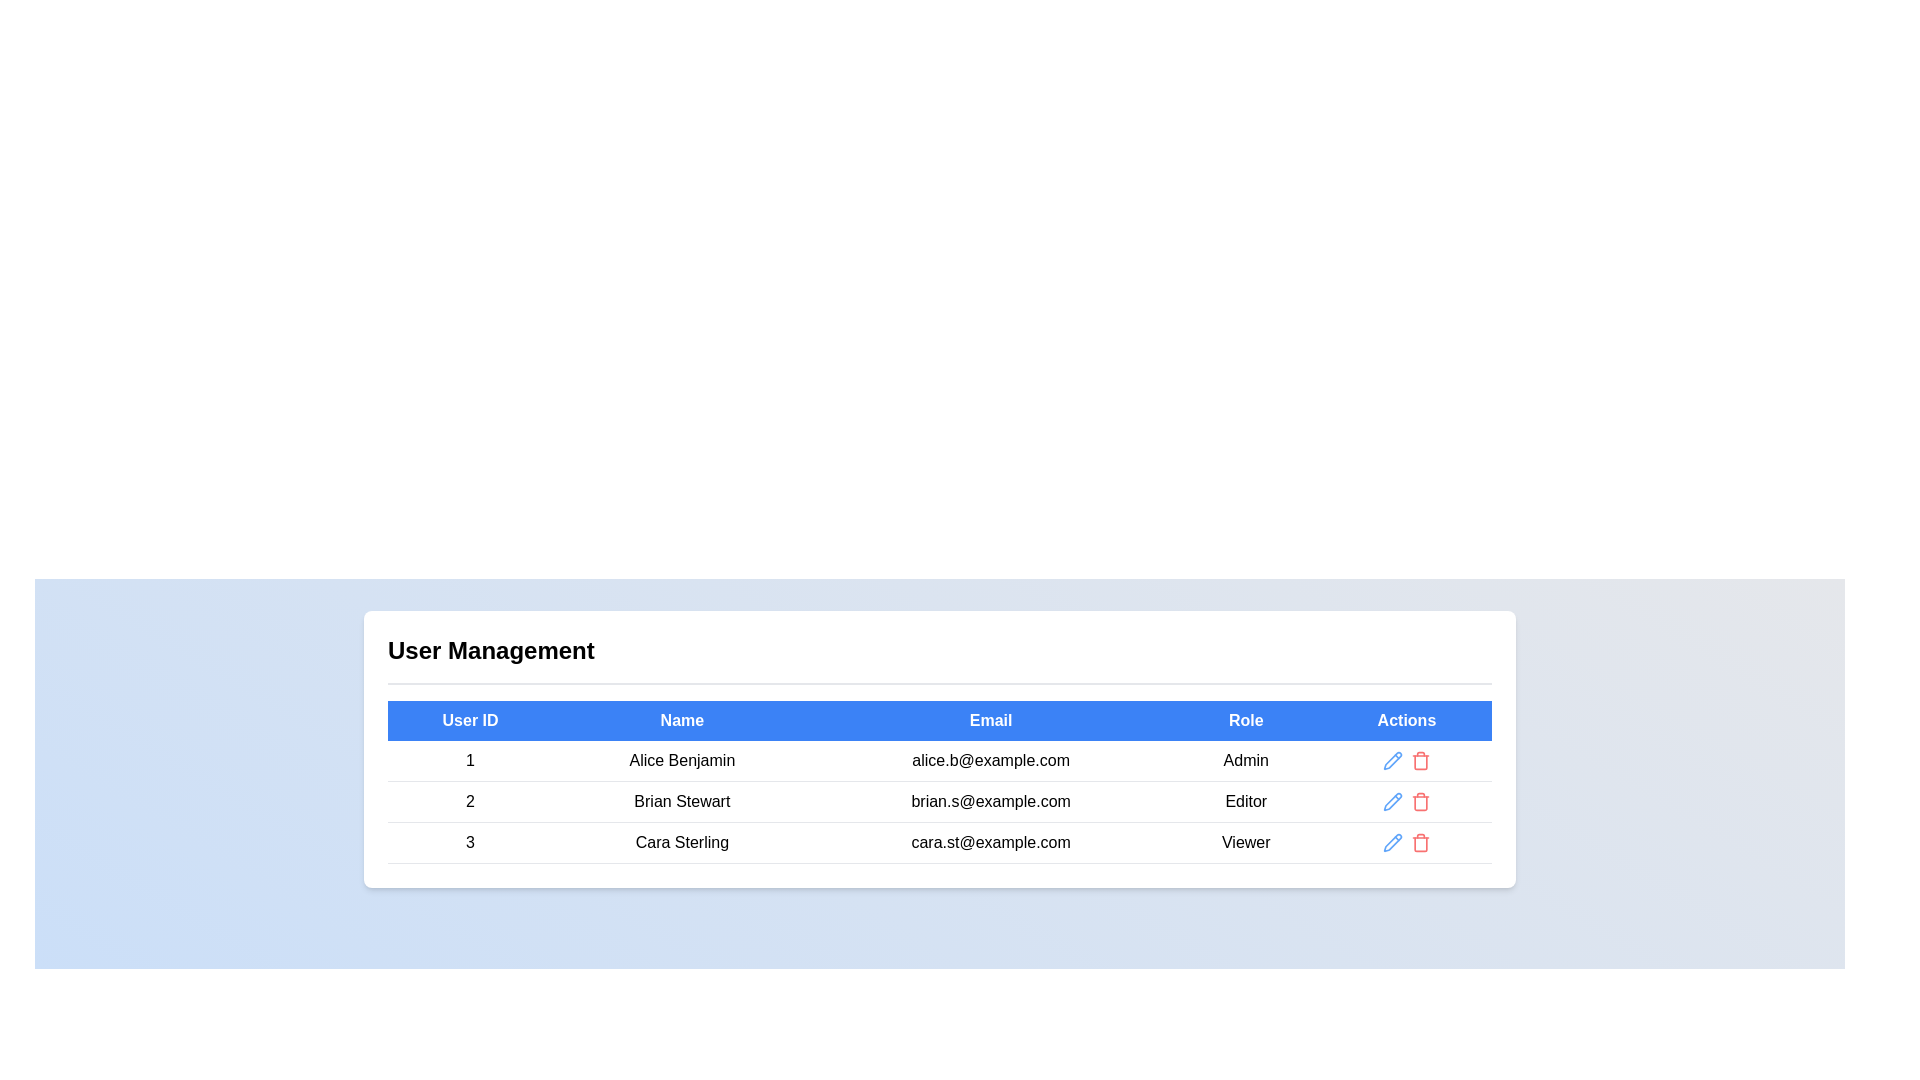 The image size is (1920, 1080). Describe the element at coordinates (682, 721) in the screenshot. I see `the second column header of the table, which labels the user names and is located between the 'User ID' and 'Email' headers` at that location.